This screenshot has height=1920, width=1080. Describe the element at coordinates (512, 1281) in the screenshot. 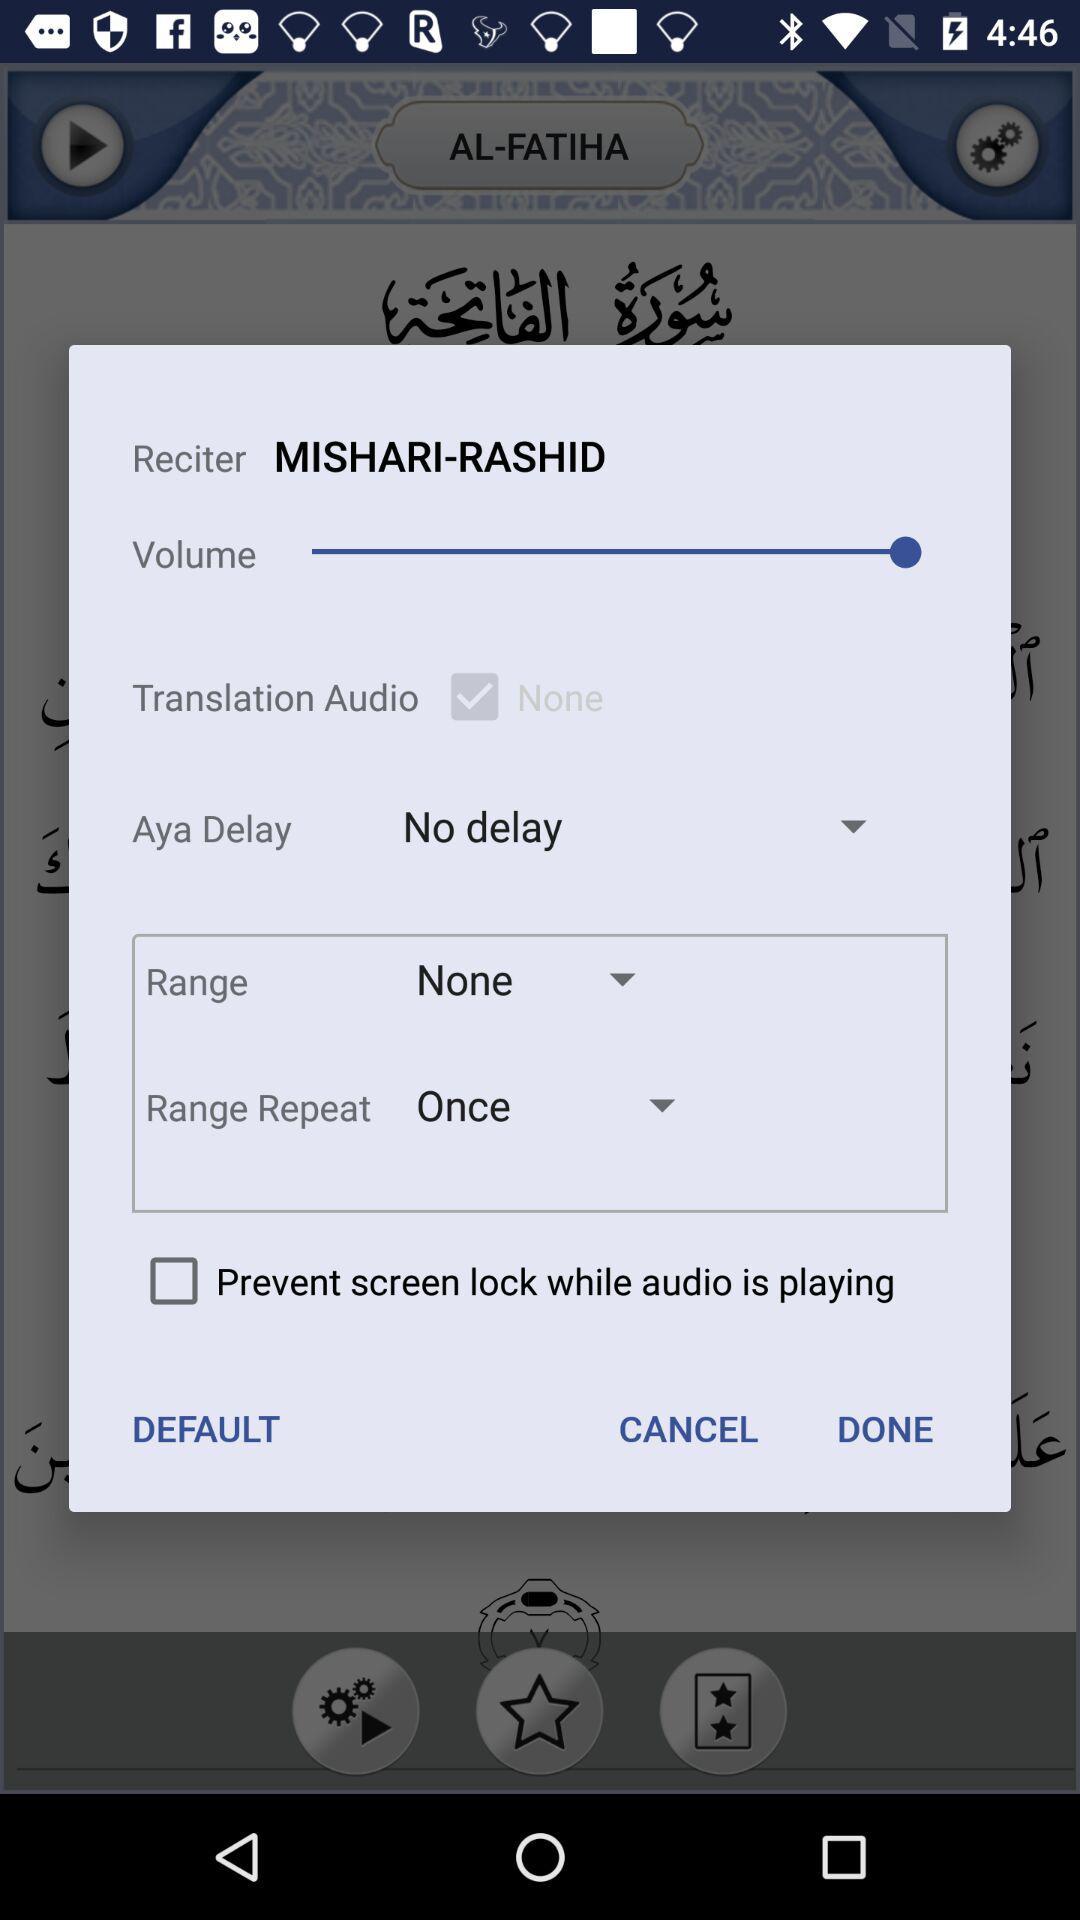

I see `the prevent screen lock icon` at that location.